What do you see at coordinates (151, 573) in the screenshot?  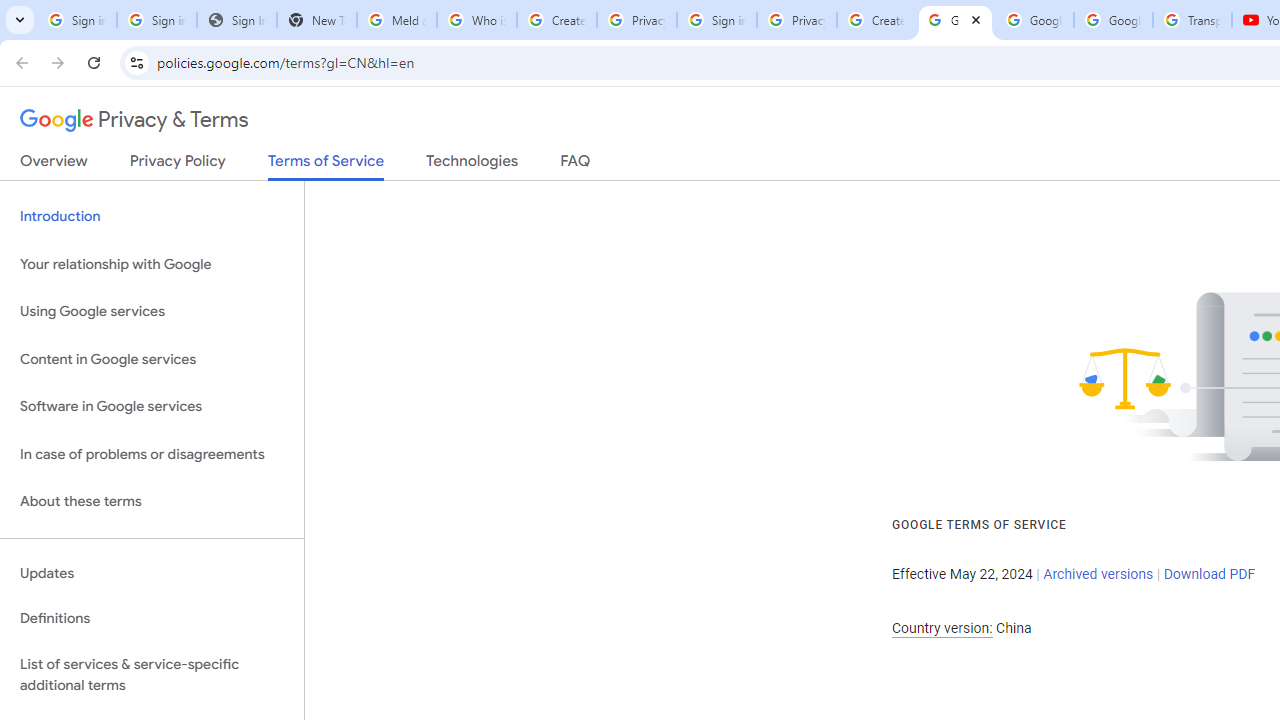 I see `'Updates'` at bounding box center [151, 573].